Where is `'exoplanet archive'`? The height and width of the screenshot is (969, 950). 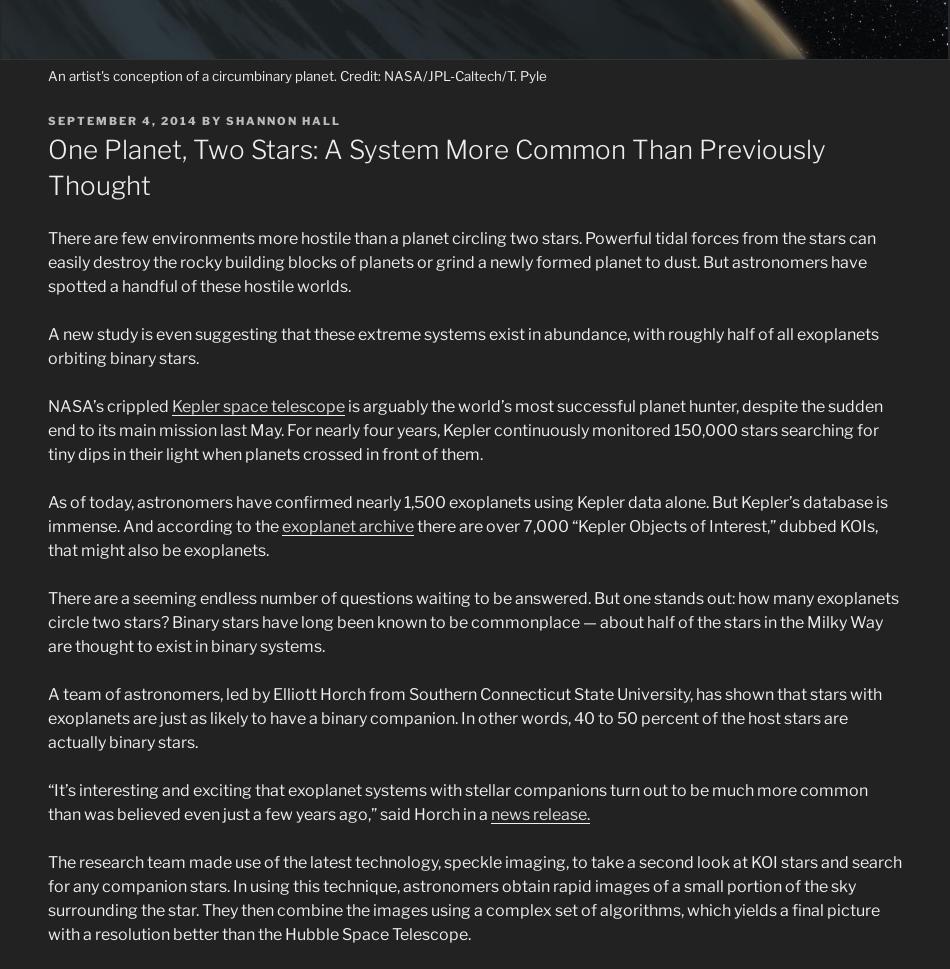
'exoplanet archive' is located at coordinates (346, 525).